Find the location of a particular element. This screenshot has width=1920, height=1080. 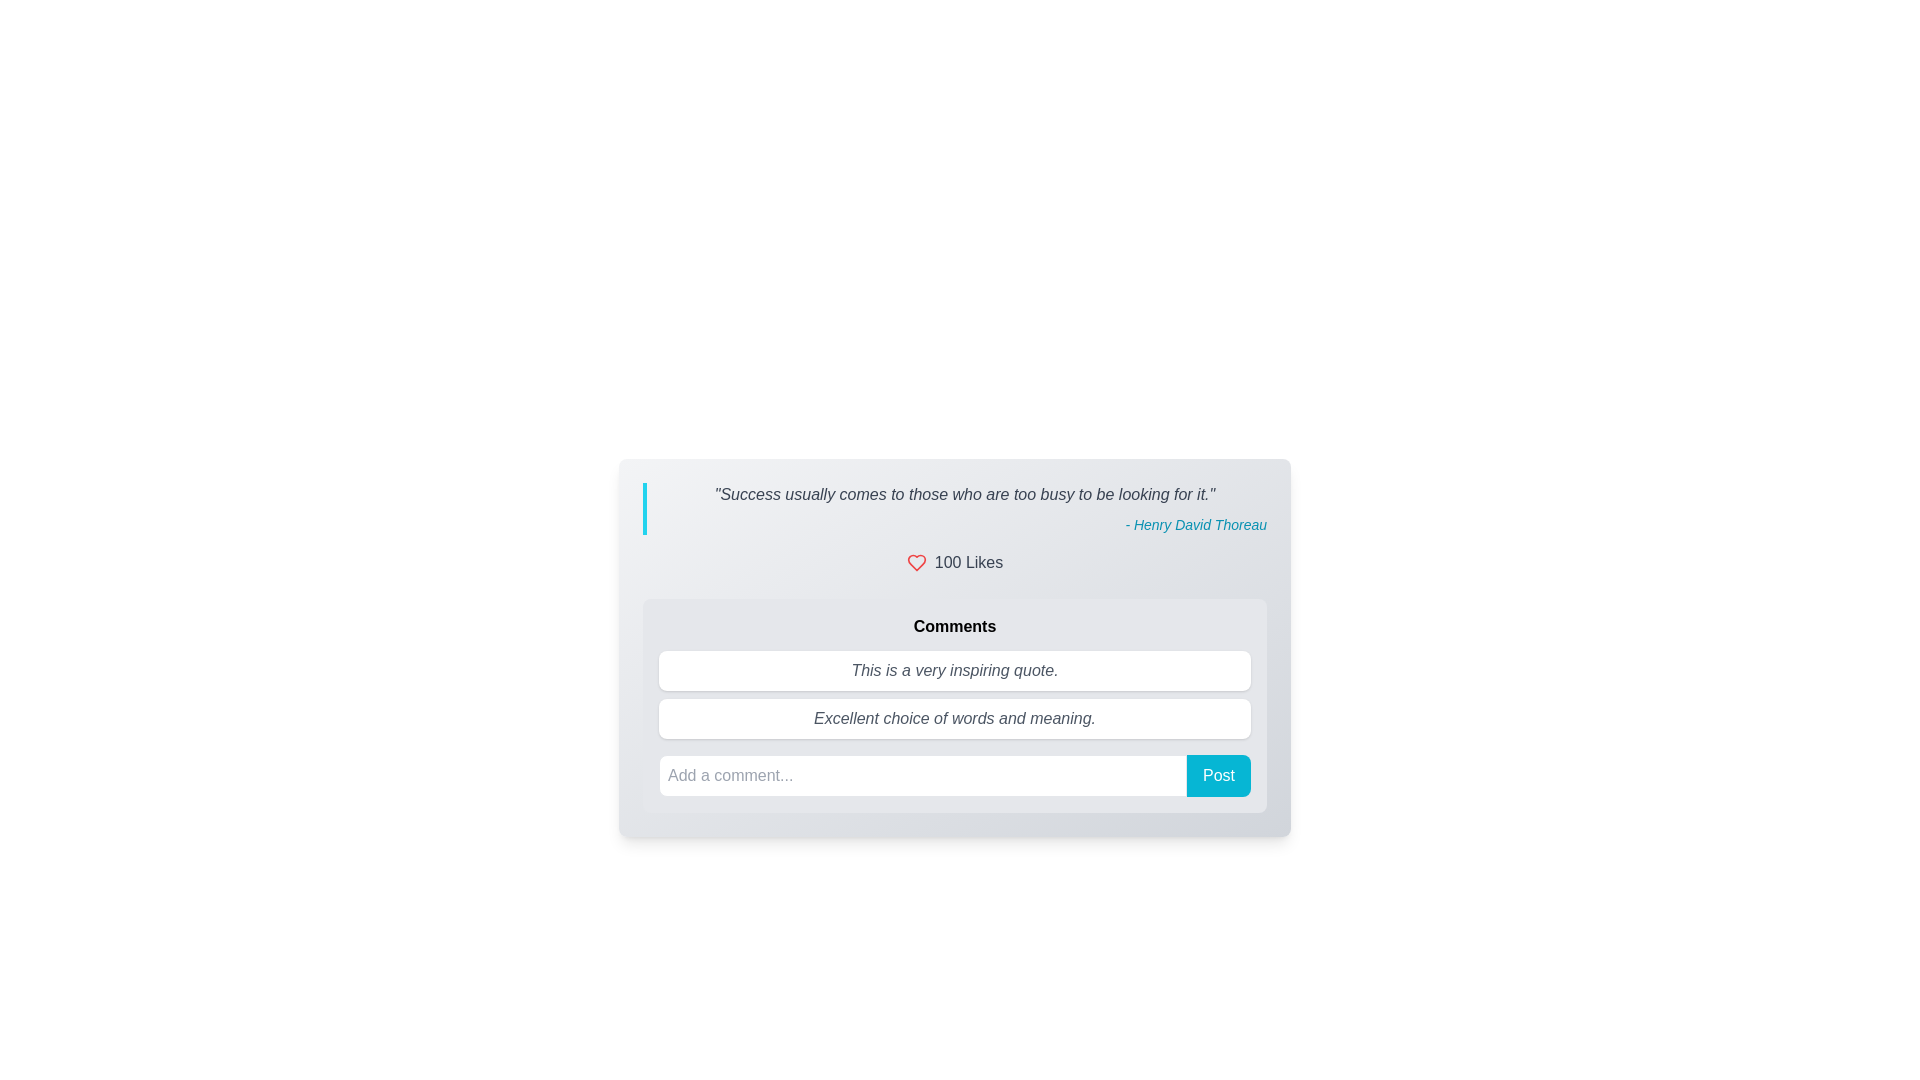

the text label displaying '100 Likes', which is styled in medium gray and is positioned to the right of a red heart icon is located at coordinates (969, 563).